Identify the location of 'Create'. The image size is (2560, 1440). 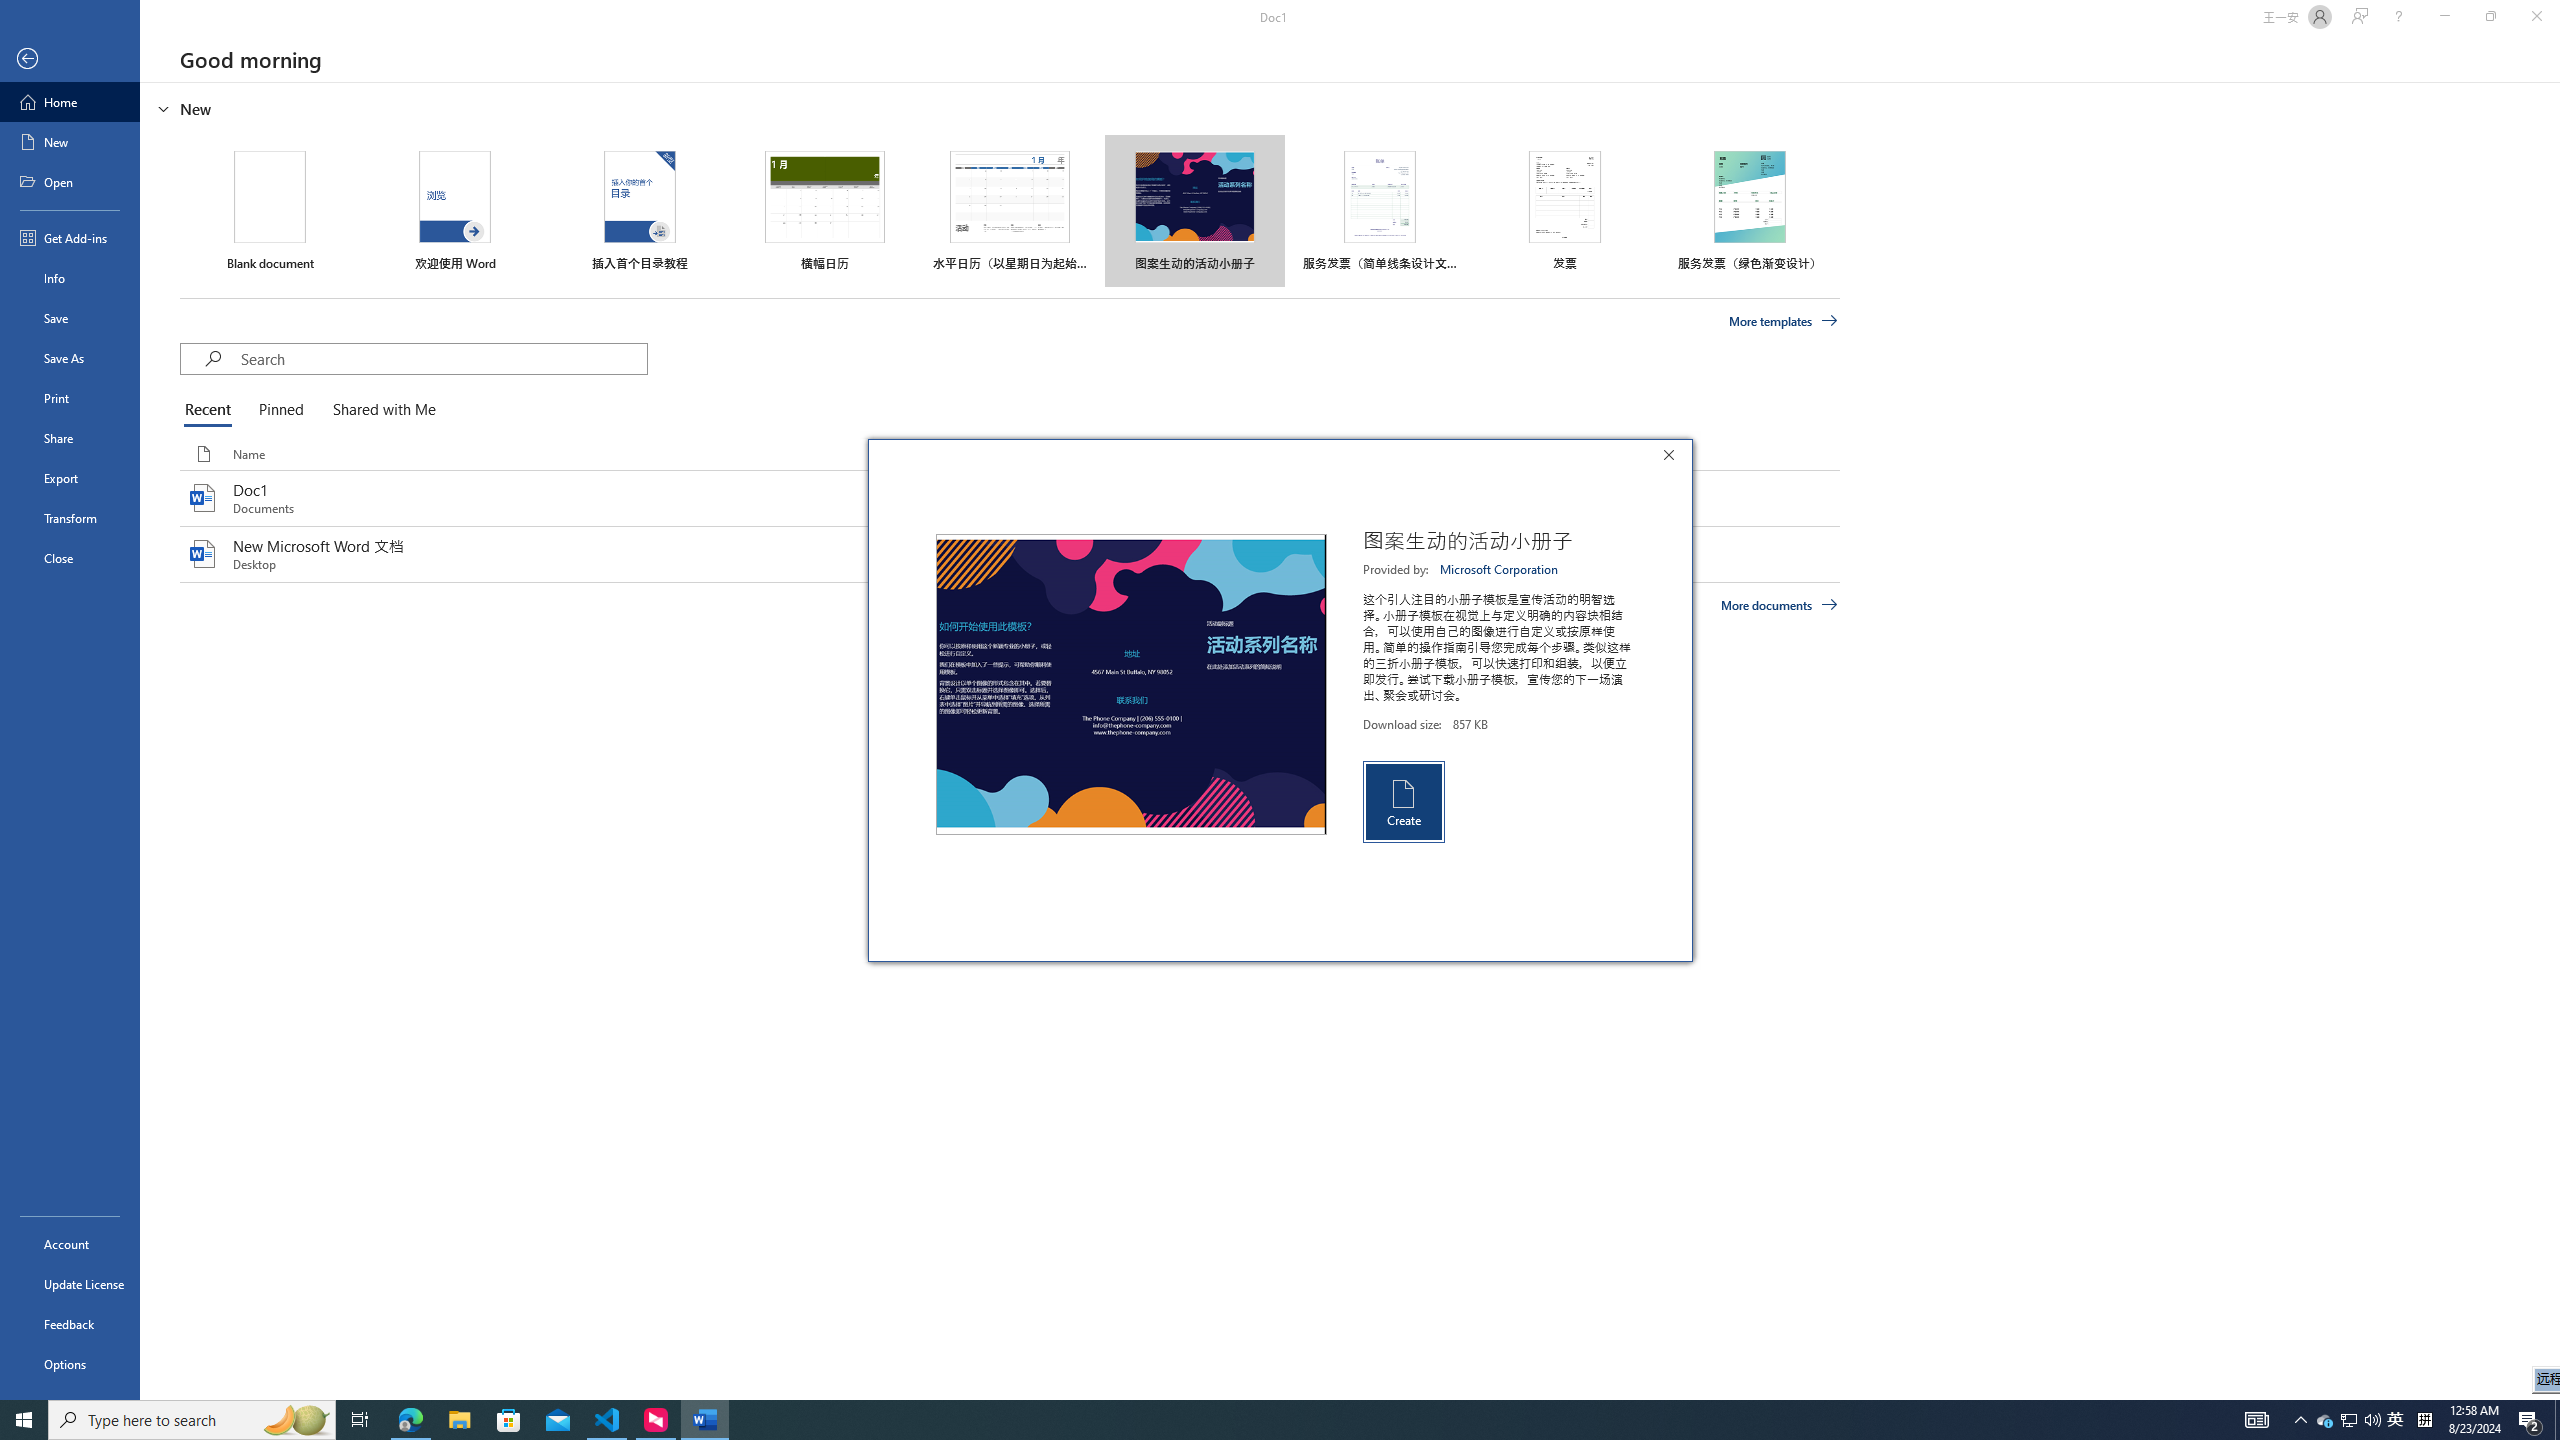
(1402, 800).